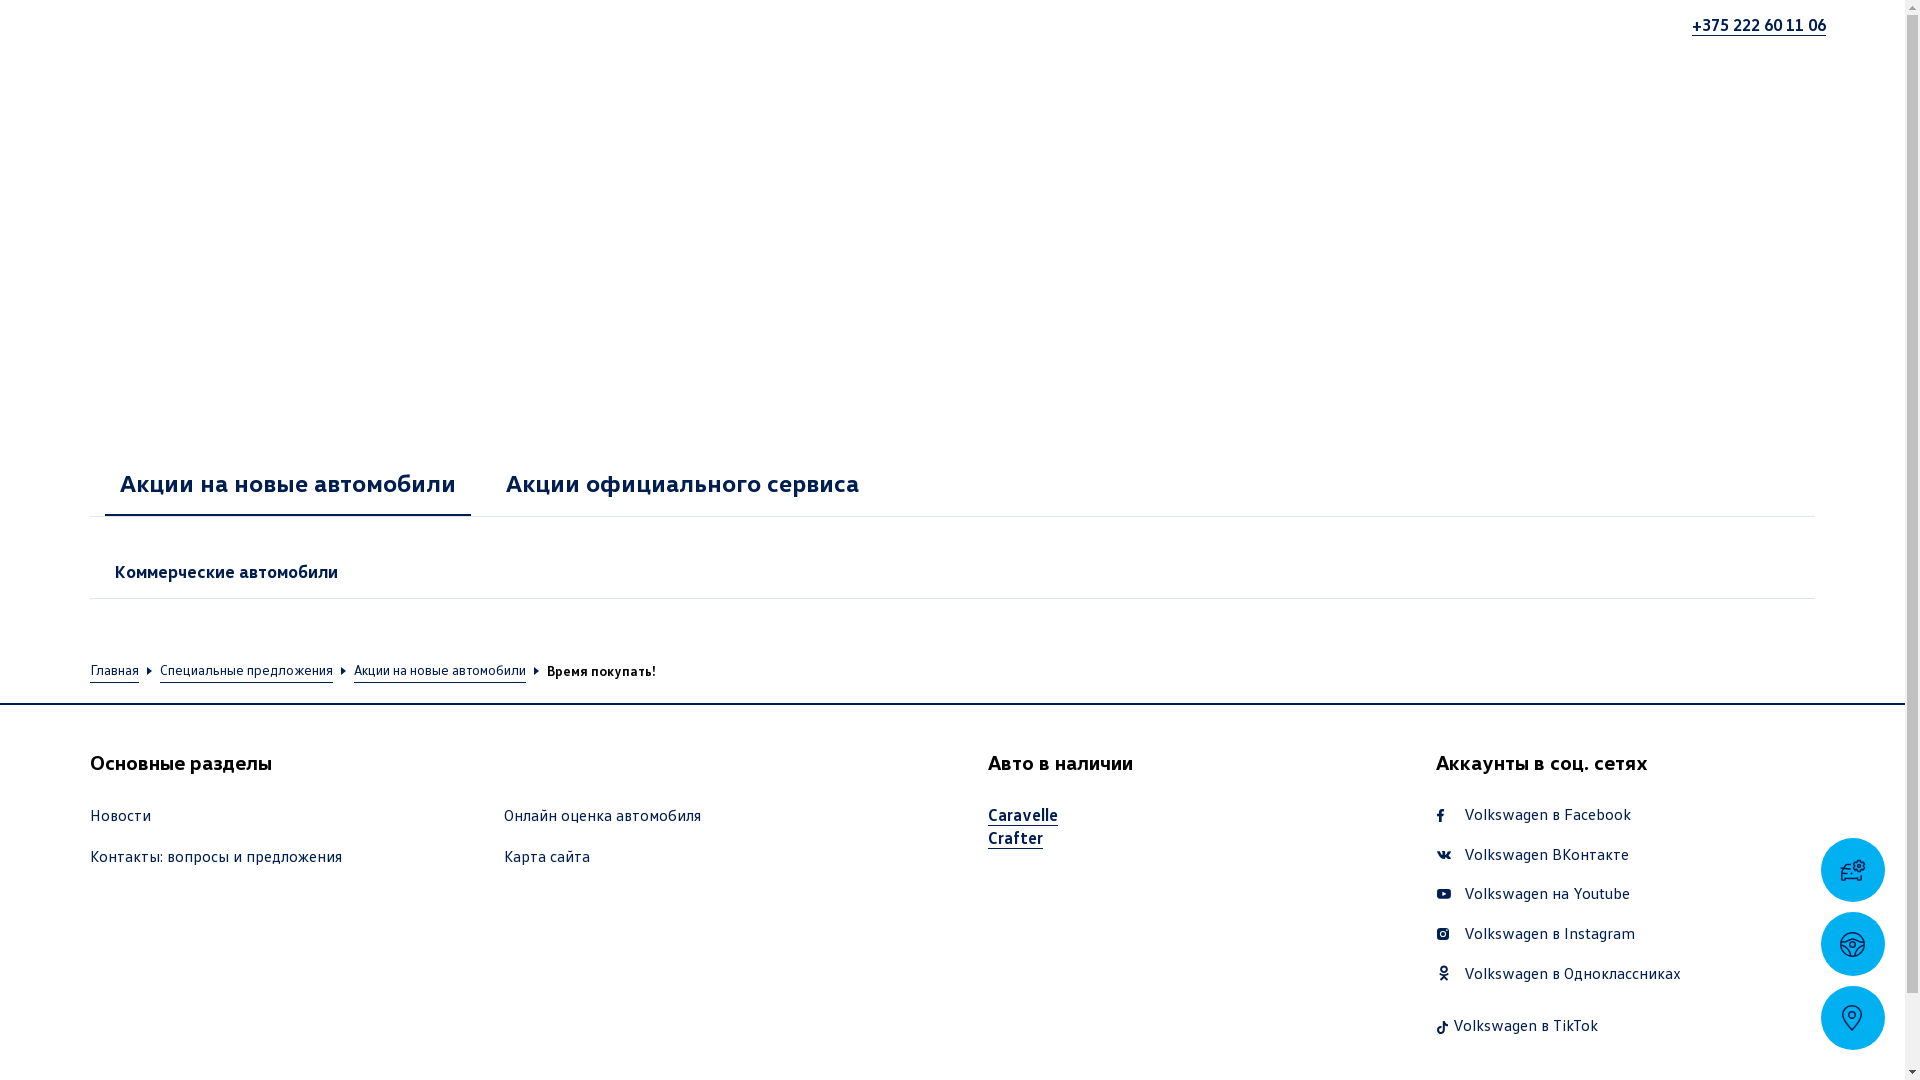  What do you see at coordinates (988, 814) in the screenshot?
I see `'Caravelle'` at bounding box center [988, 814].